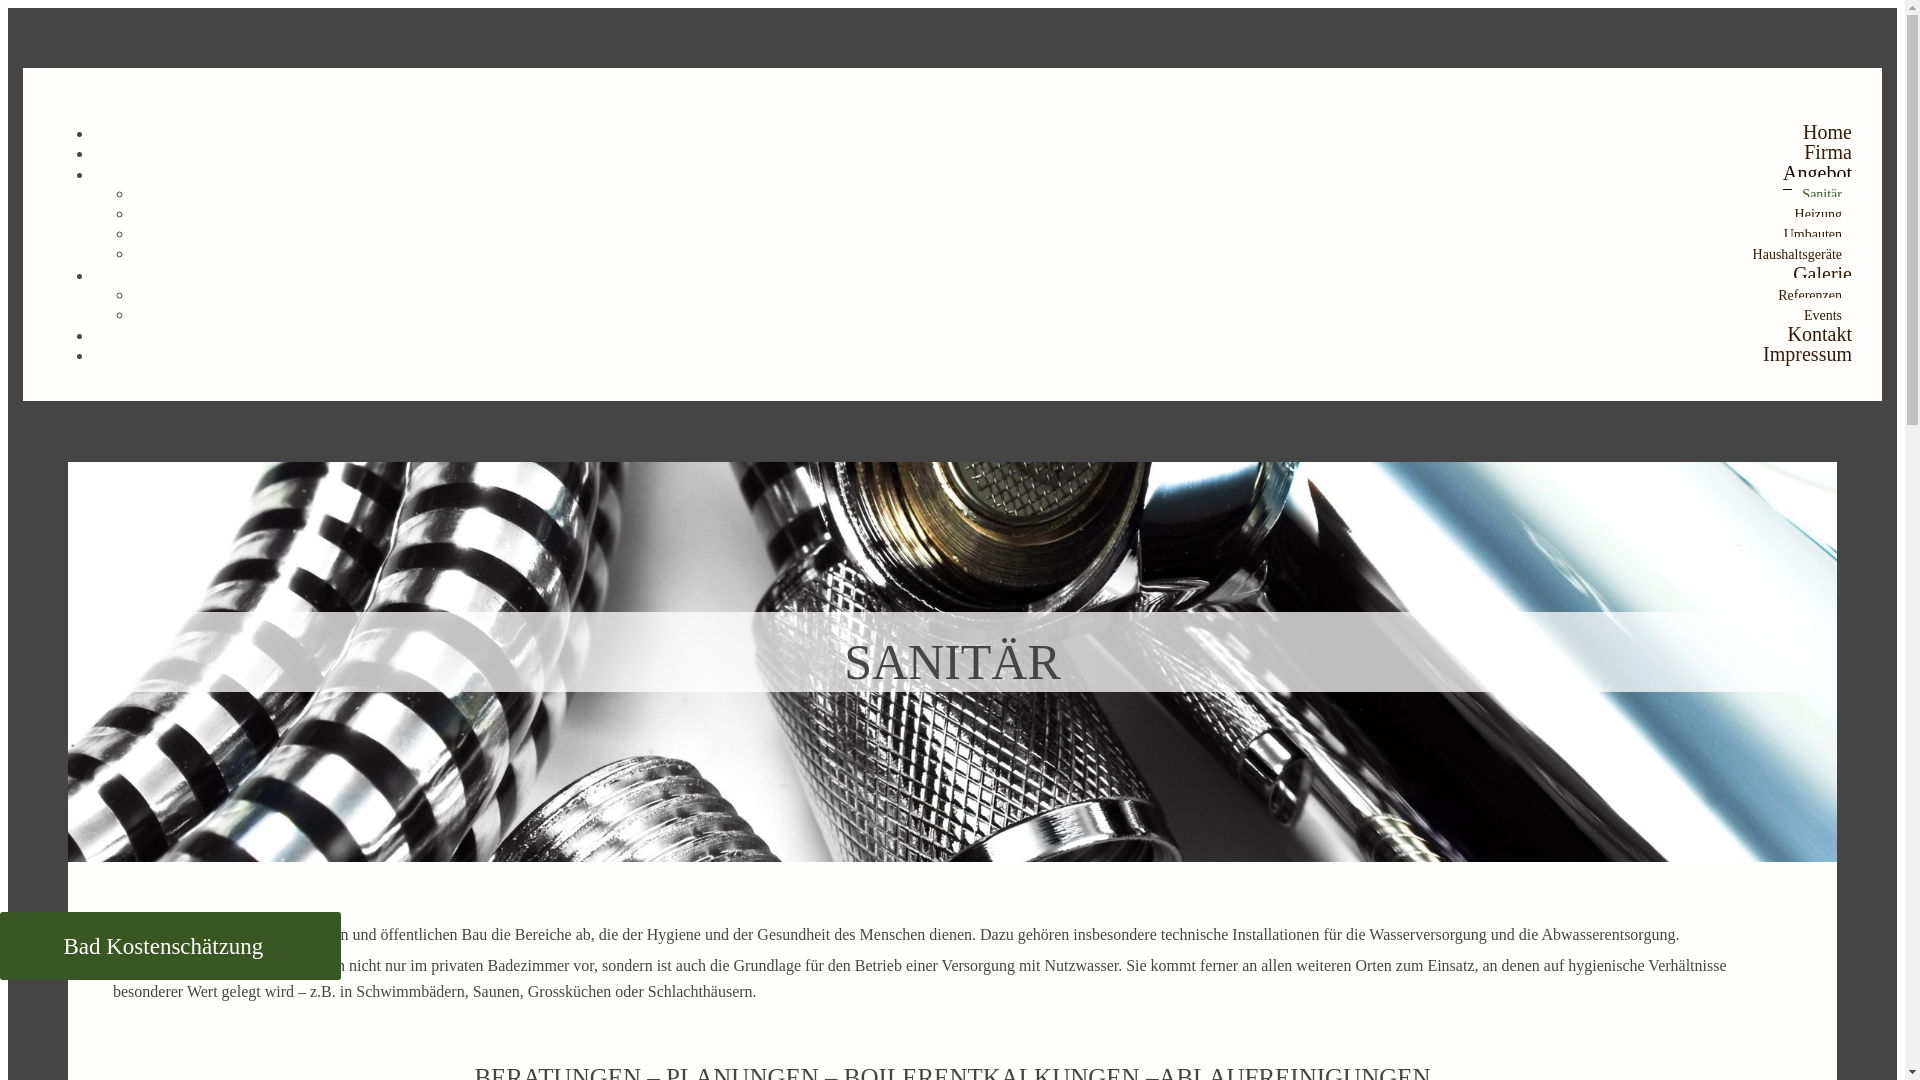  I want to click on 'Kontakt', so click(1788, 333).